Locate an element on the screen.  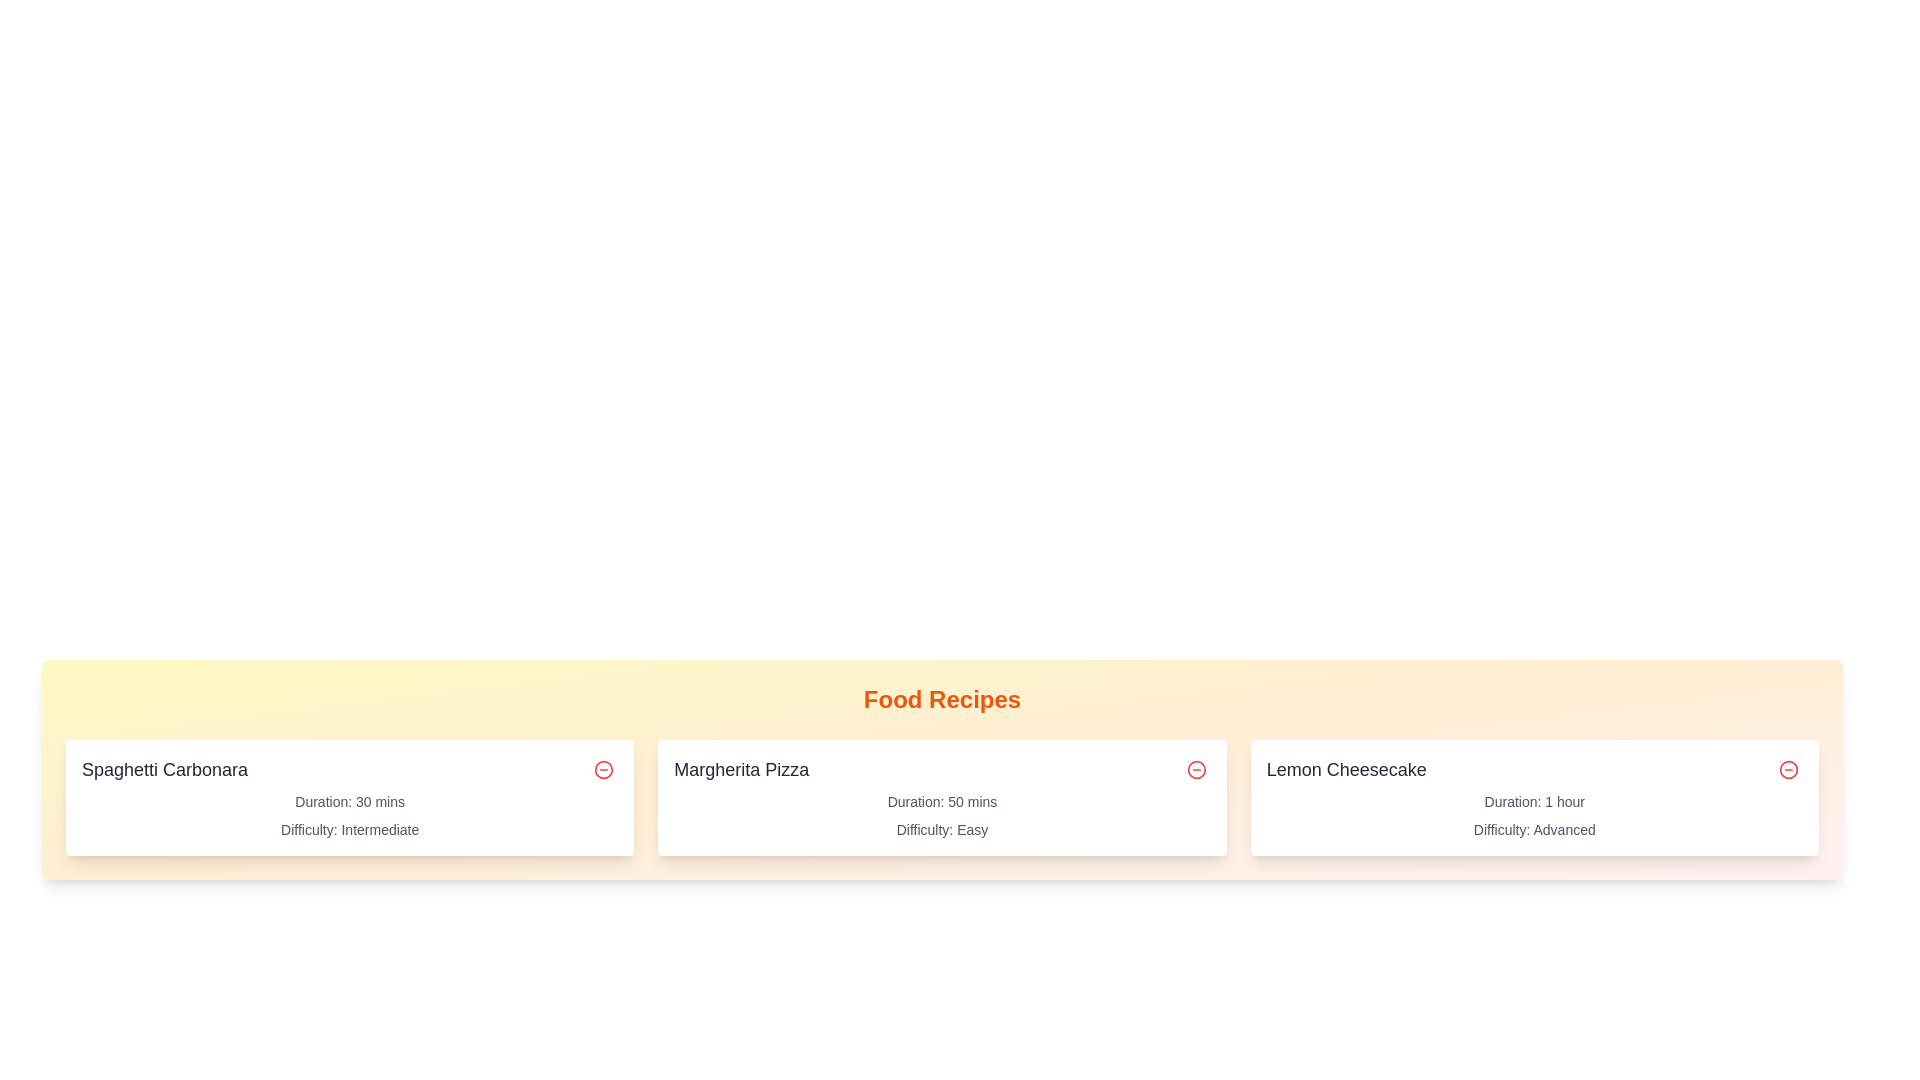
the text element that provides preparation time and difficulty level for the 'Lemon Cheesecake' recipe, located within its card below the title is located at coordinates (1533, 816).